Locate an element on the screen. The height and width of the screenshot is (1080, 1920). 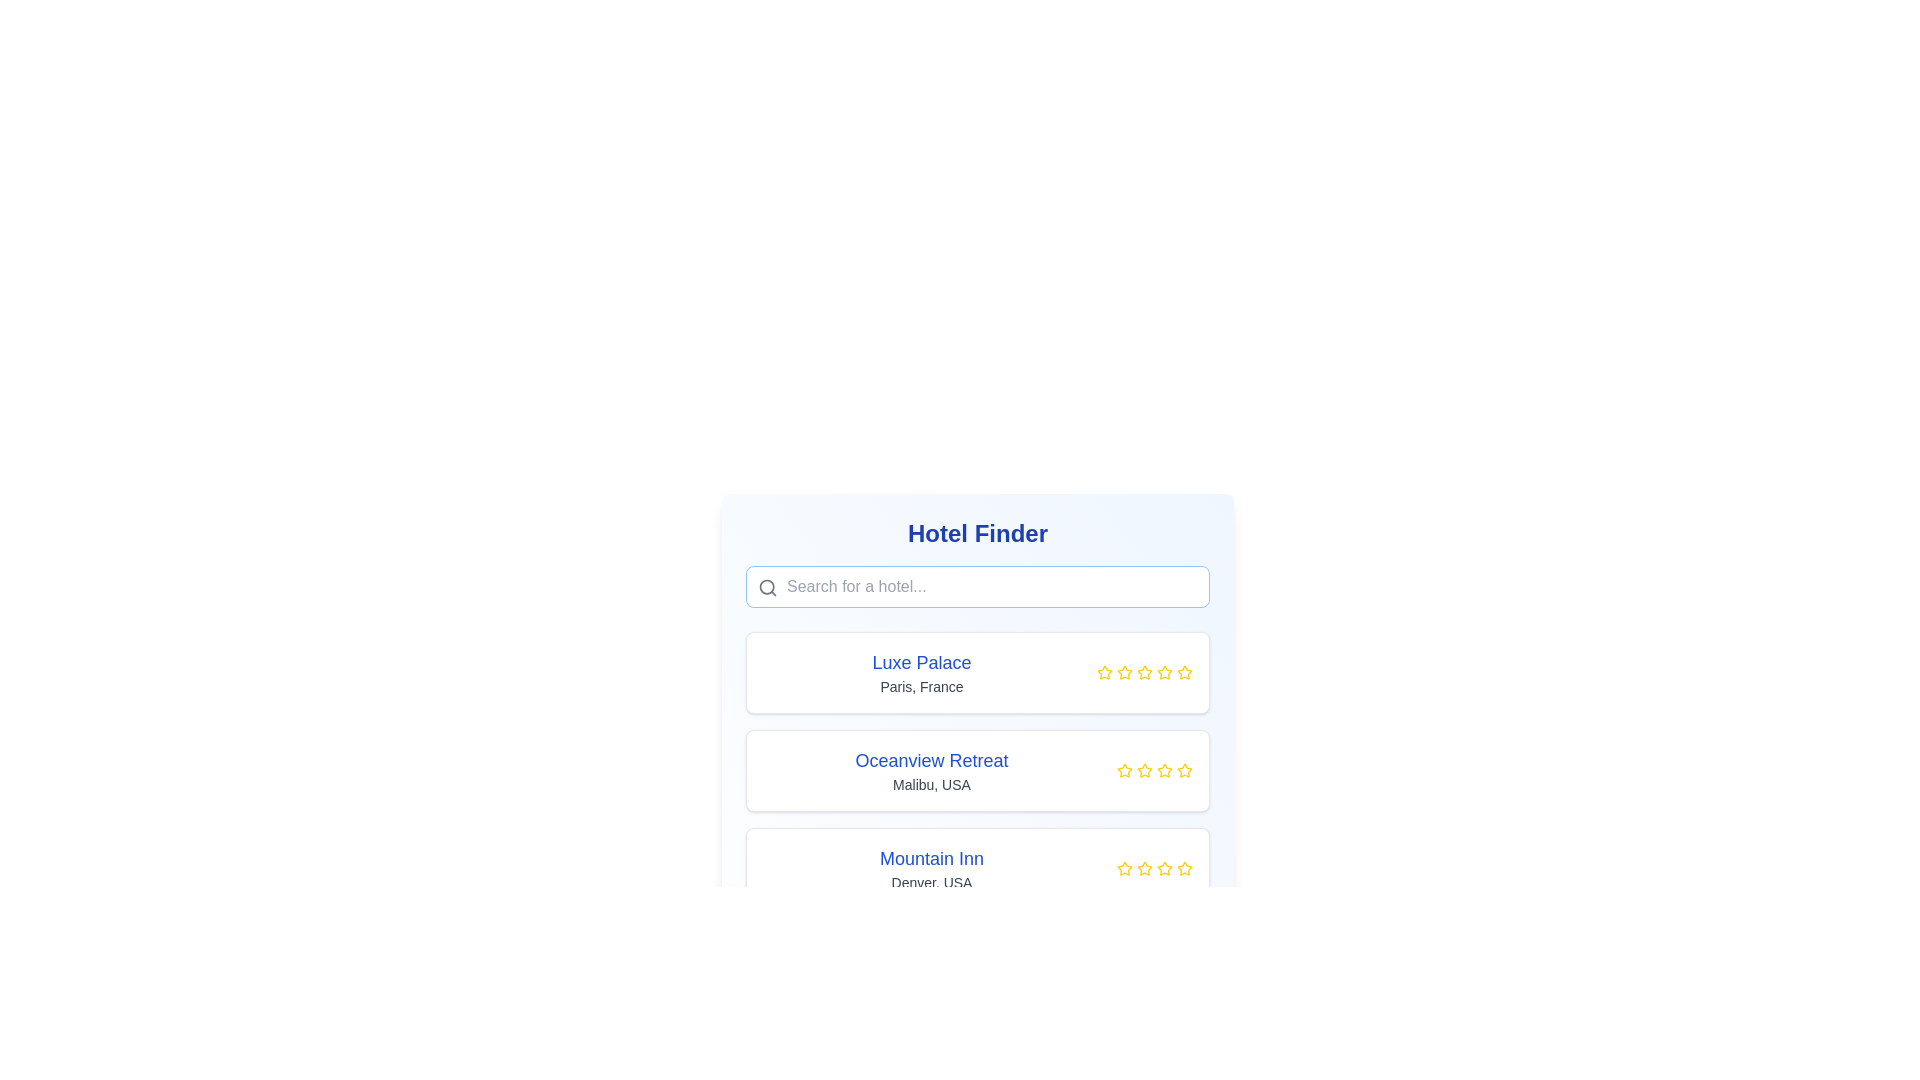
the third star icon in the rating system for 'Oceanview Retreat' is located at coordinates (1165, 769).